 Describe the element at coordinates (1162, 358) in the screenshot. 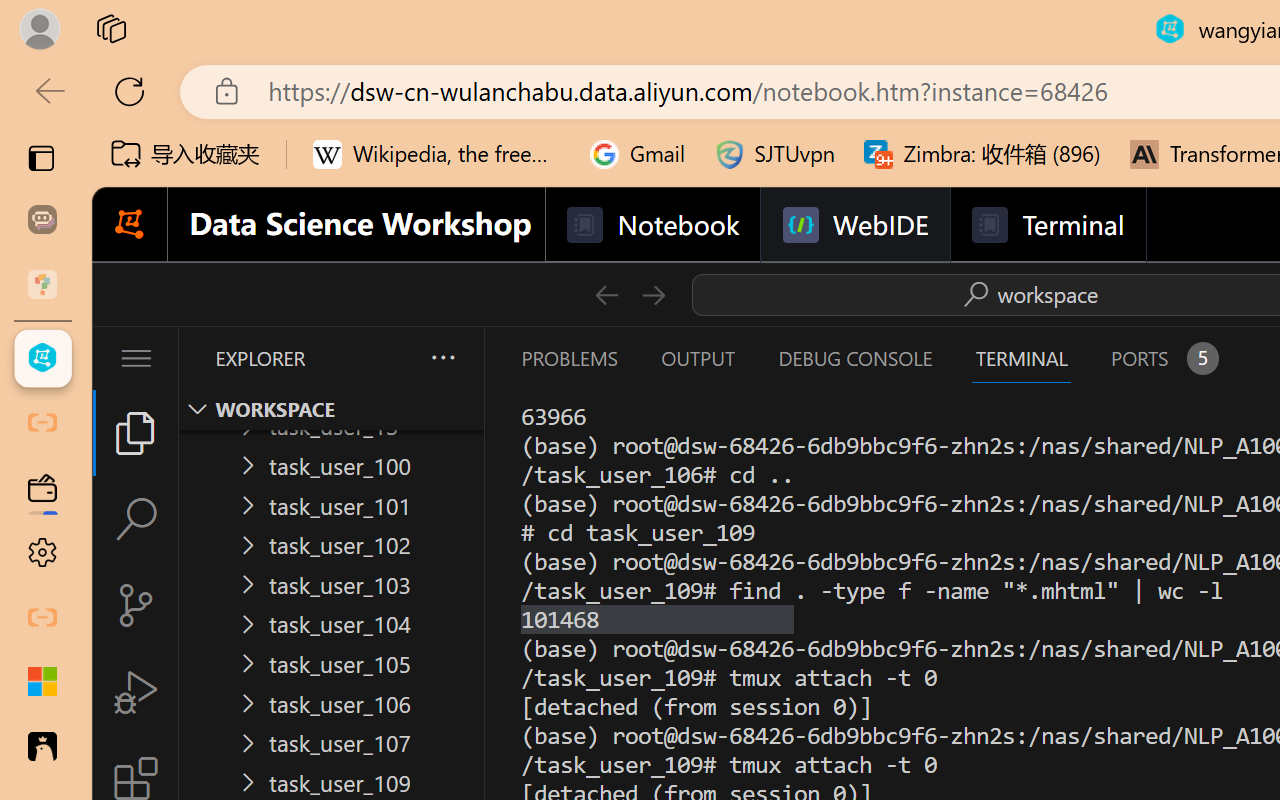

I see `'Ports - 5 forwarded ports'` at that location.